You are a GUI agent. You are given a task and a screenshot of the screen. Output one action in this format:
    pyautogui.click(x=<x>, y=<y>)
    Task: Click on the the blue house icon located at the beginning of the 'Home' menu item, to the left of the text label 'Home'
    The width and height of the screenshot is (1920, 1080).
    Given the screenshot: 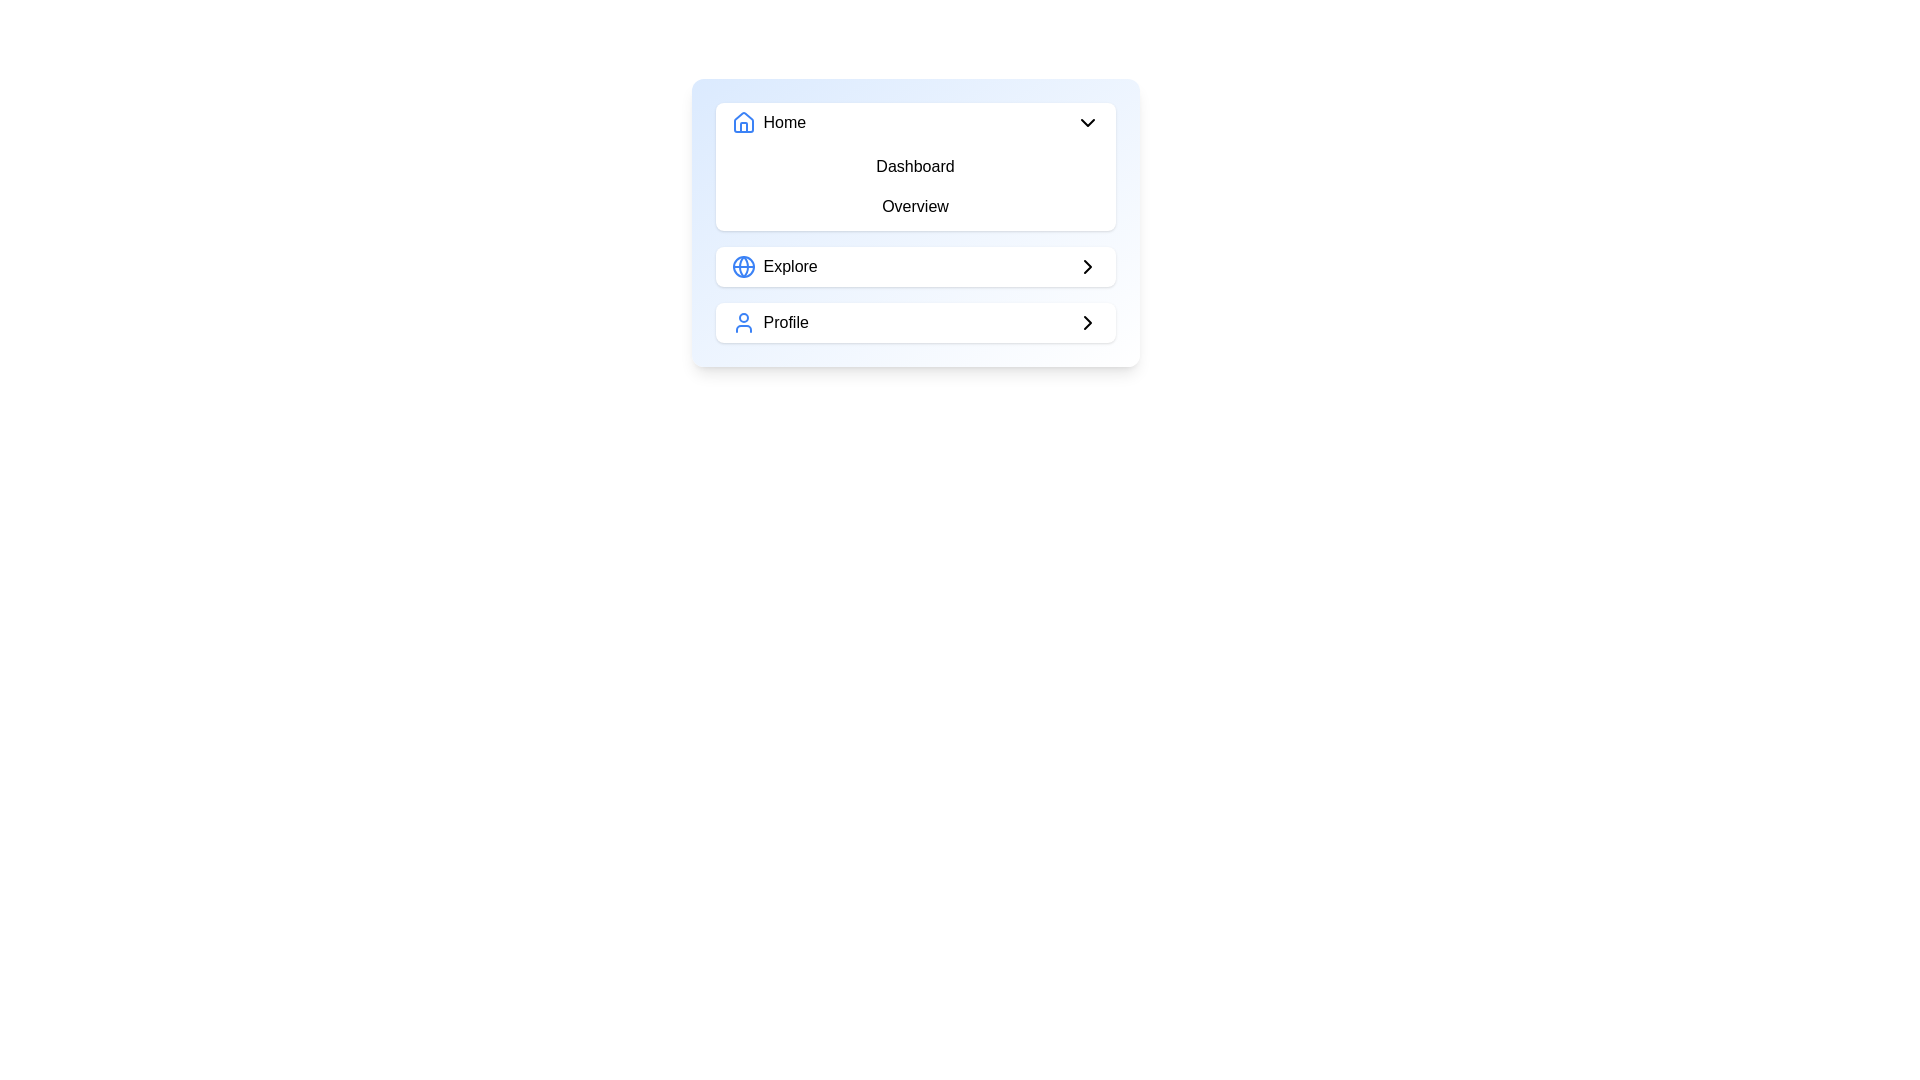 What is the action you would take?
    pyautogui.click(x=742, y=123)
    